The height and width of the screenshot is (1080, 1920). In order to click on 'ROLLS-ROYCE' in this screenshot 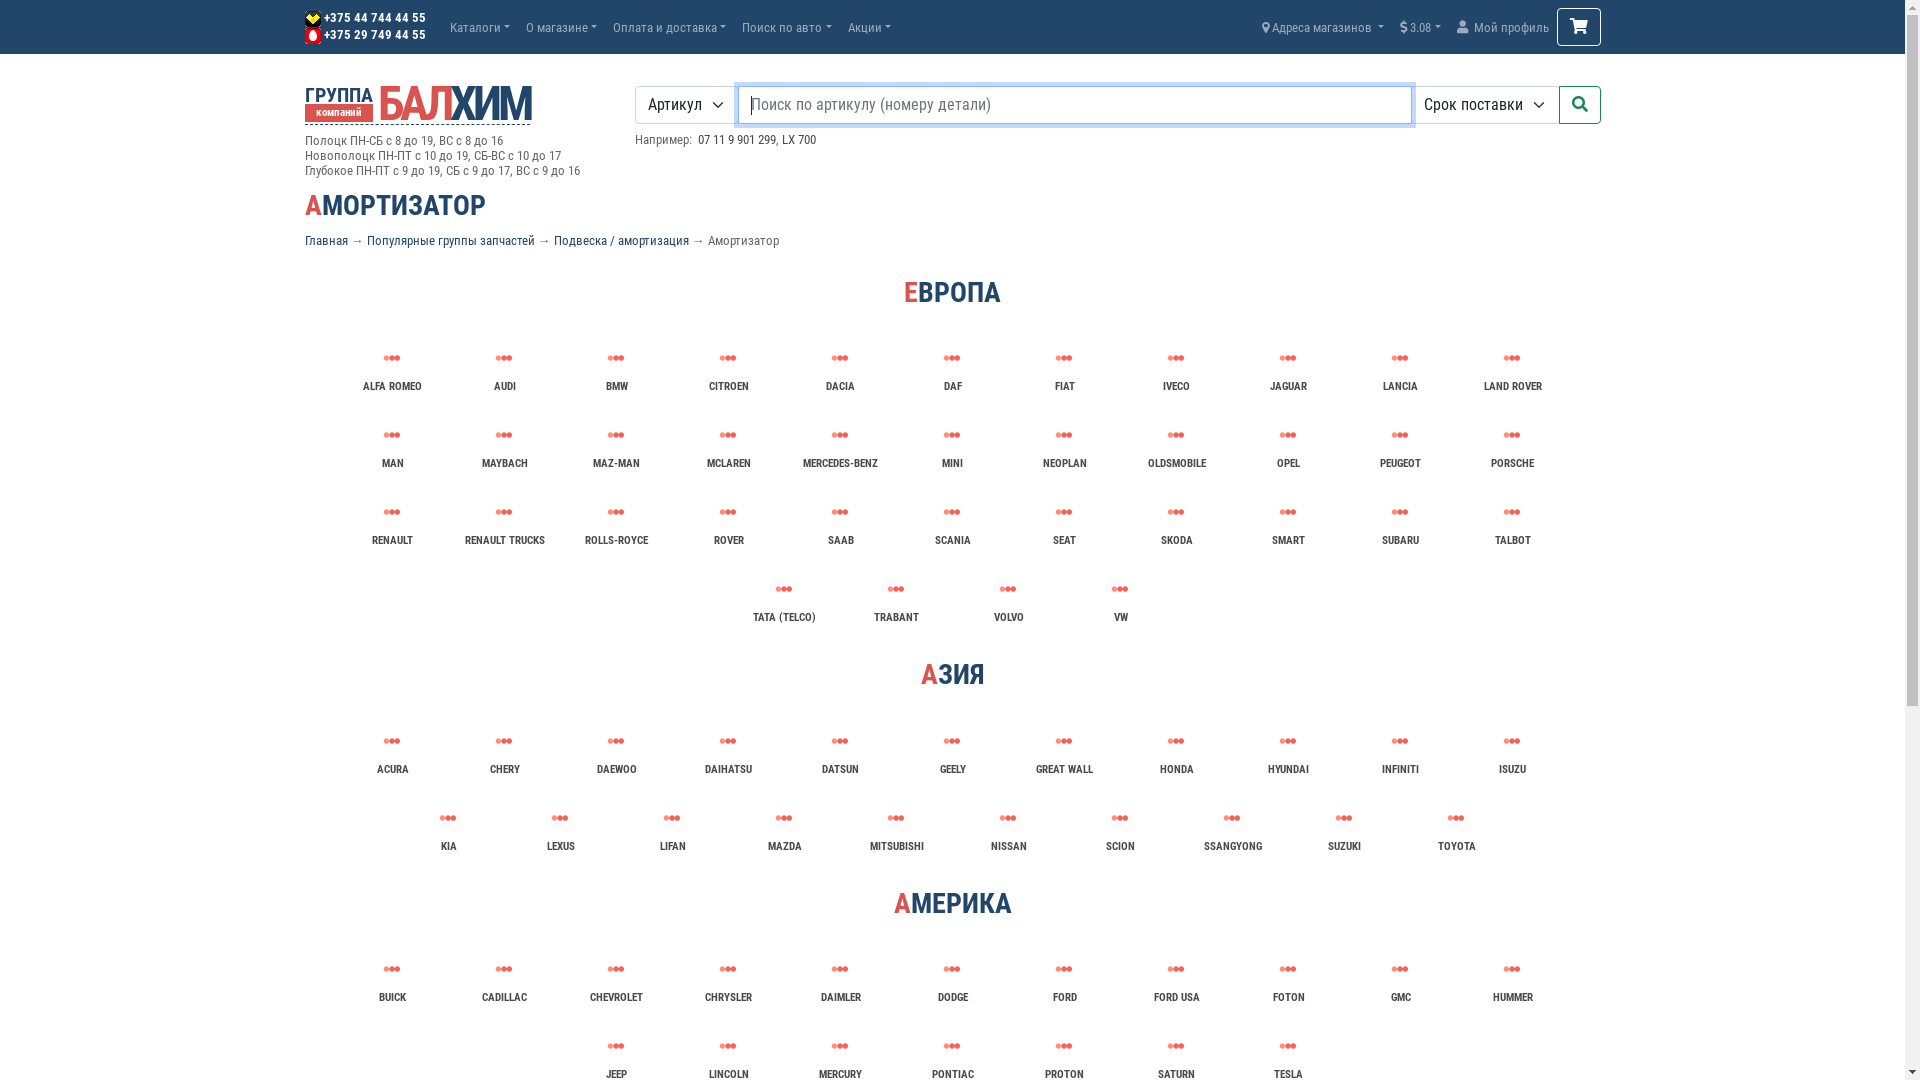, I will do `click(614, 511)`.